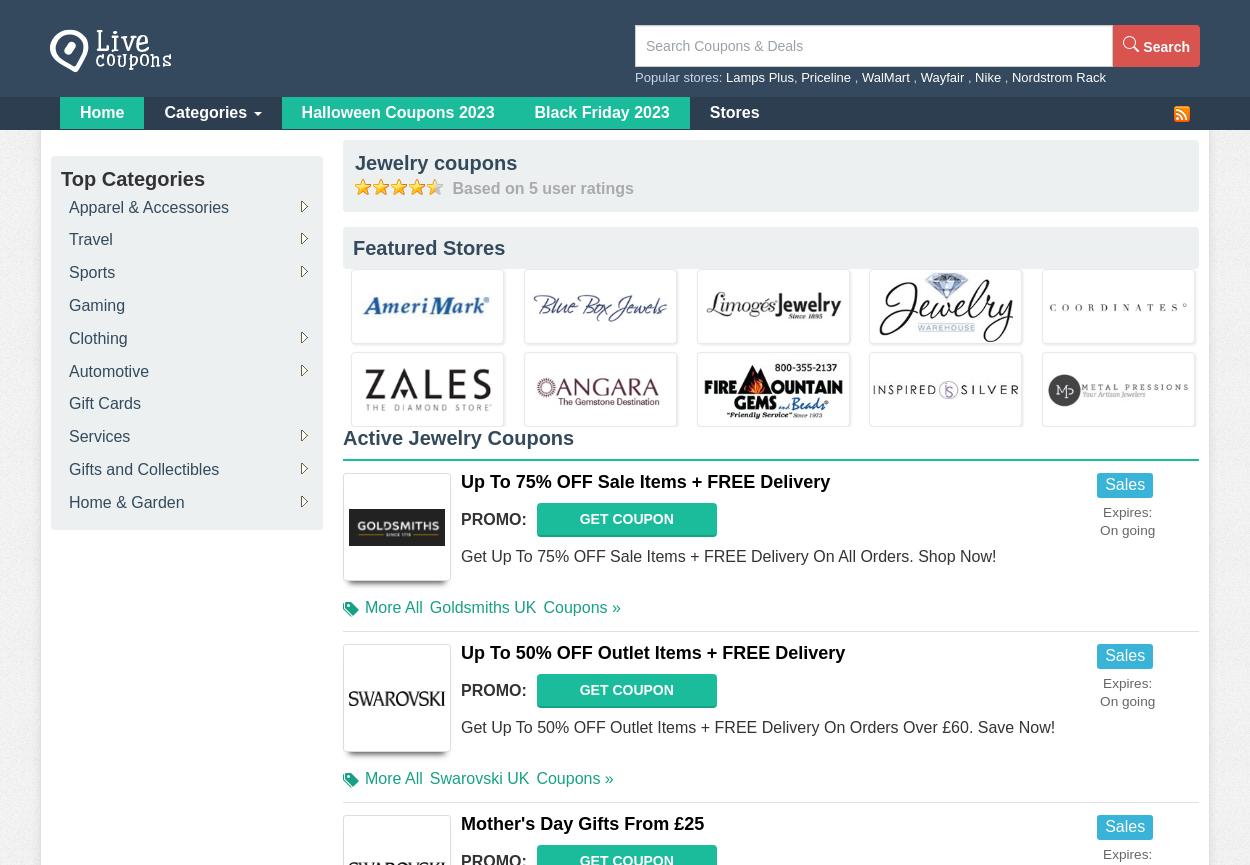 The width and height of the screenshot is (1250, 865). Describe the element at coordinates (653, 652) in the screenshot. I see `'Up To 50% OFF Outlet Items + FREE Delivery'` at that location.